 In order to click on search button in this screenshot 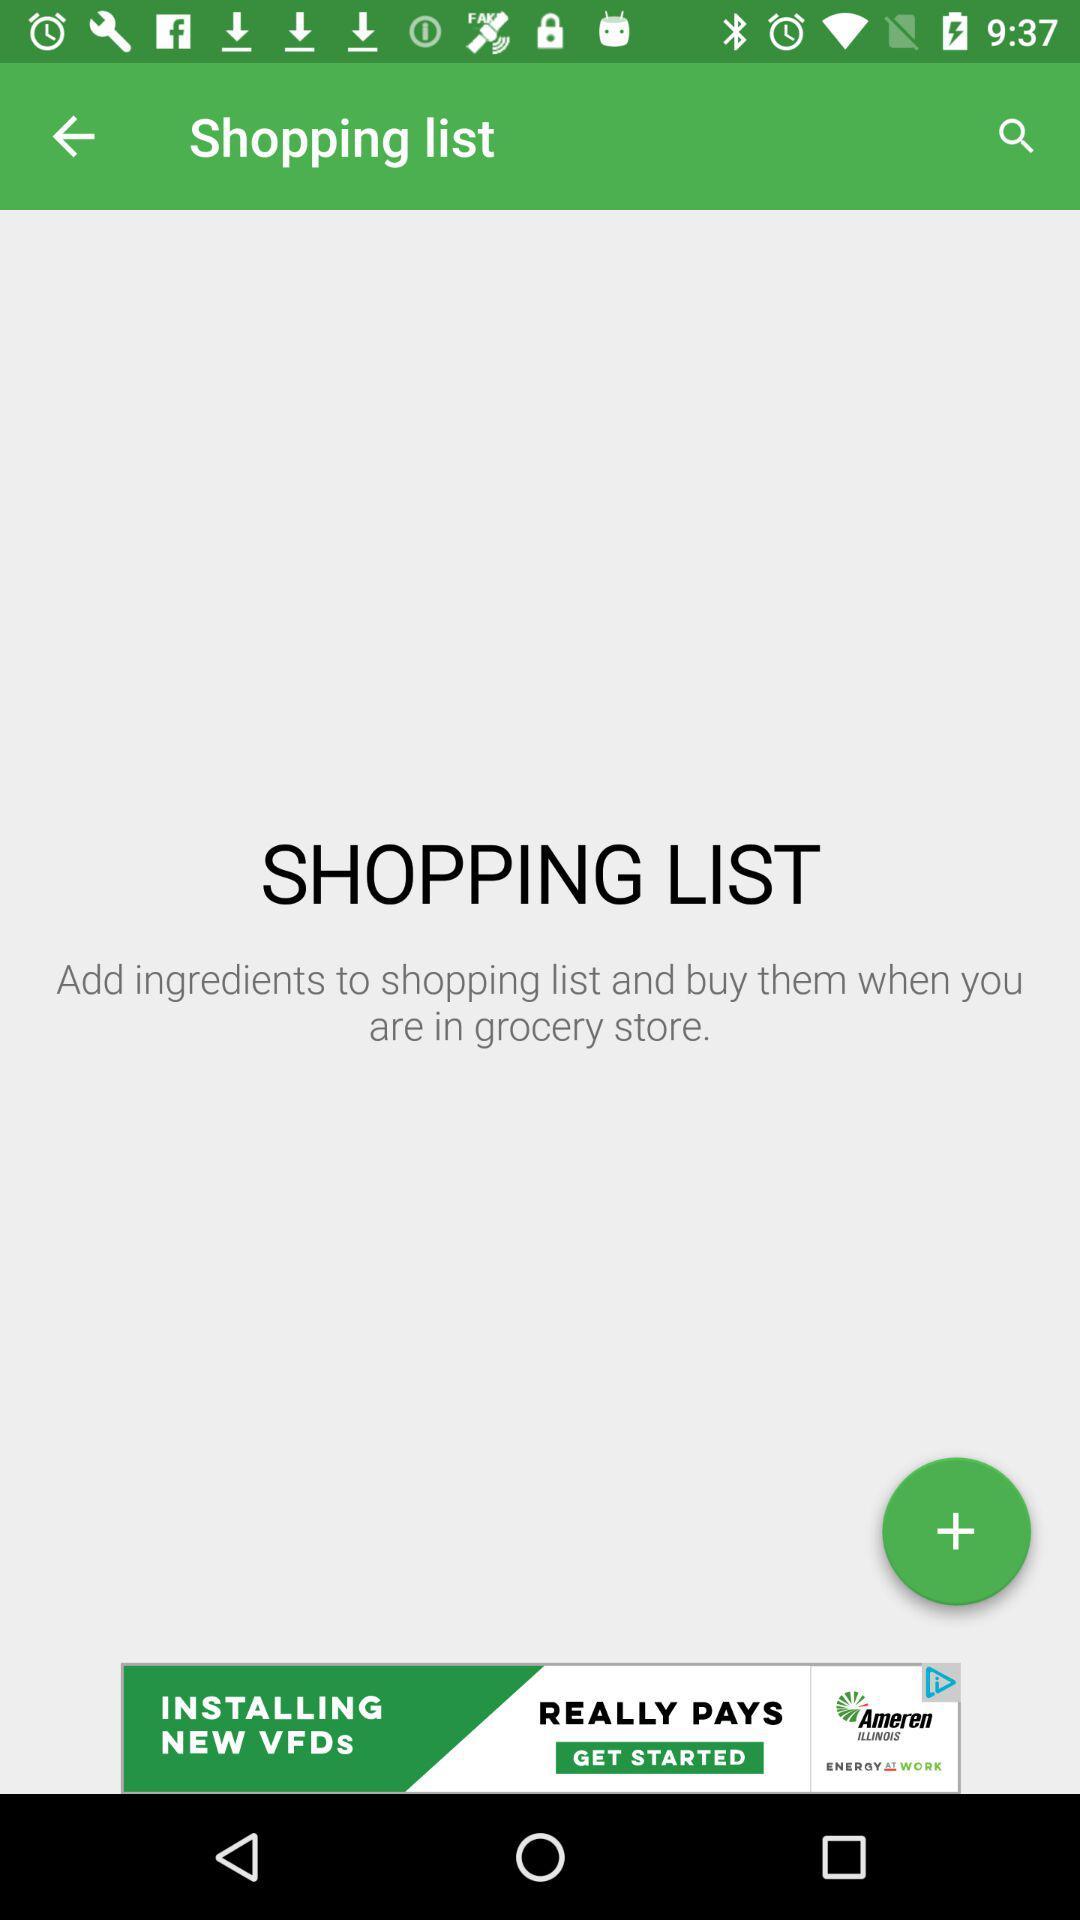, I will do `click(1017, 136)`.